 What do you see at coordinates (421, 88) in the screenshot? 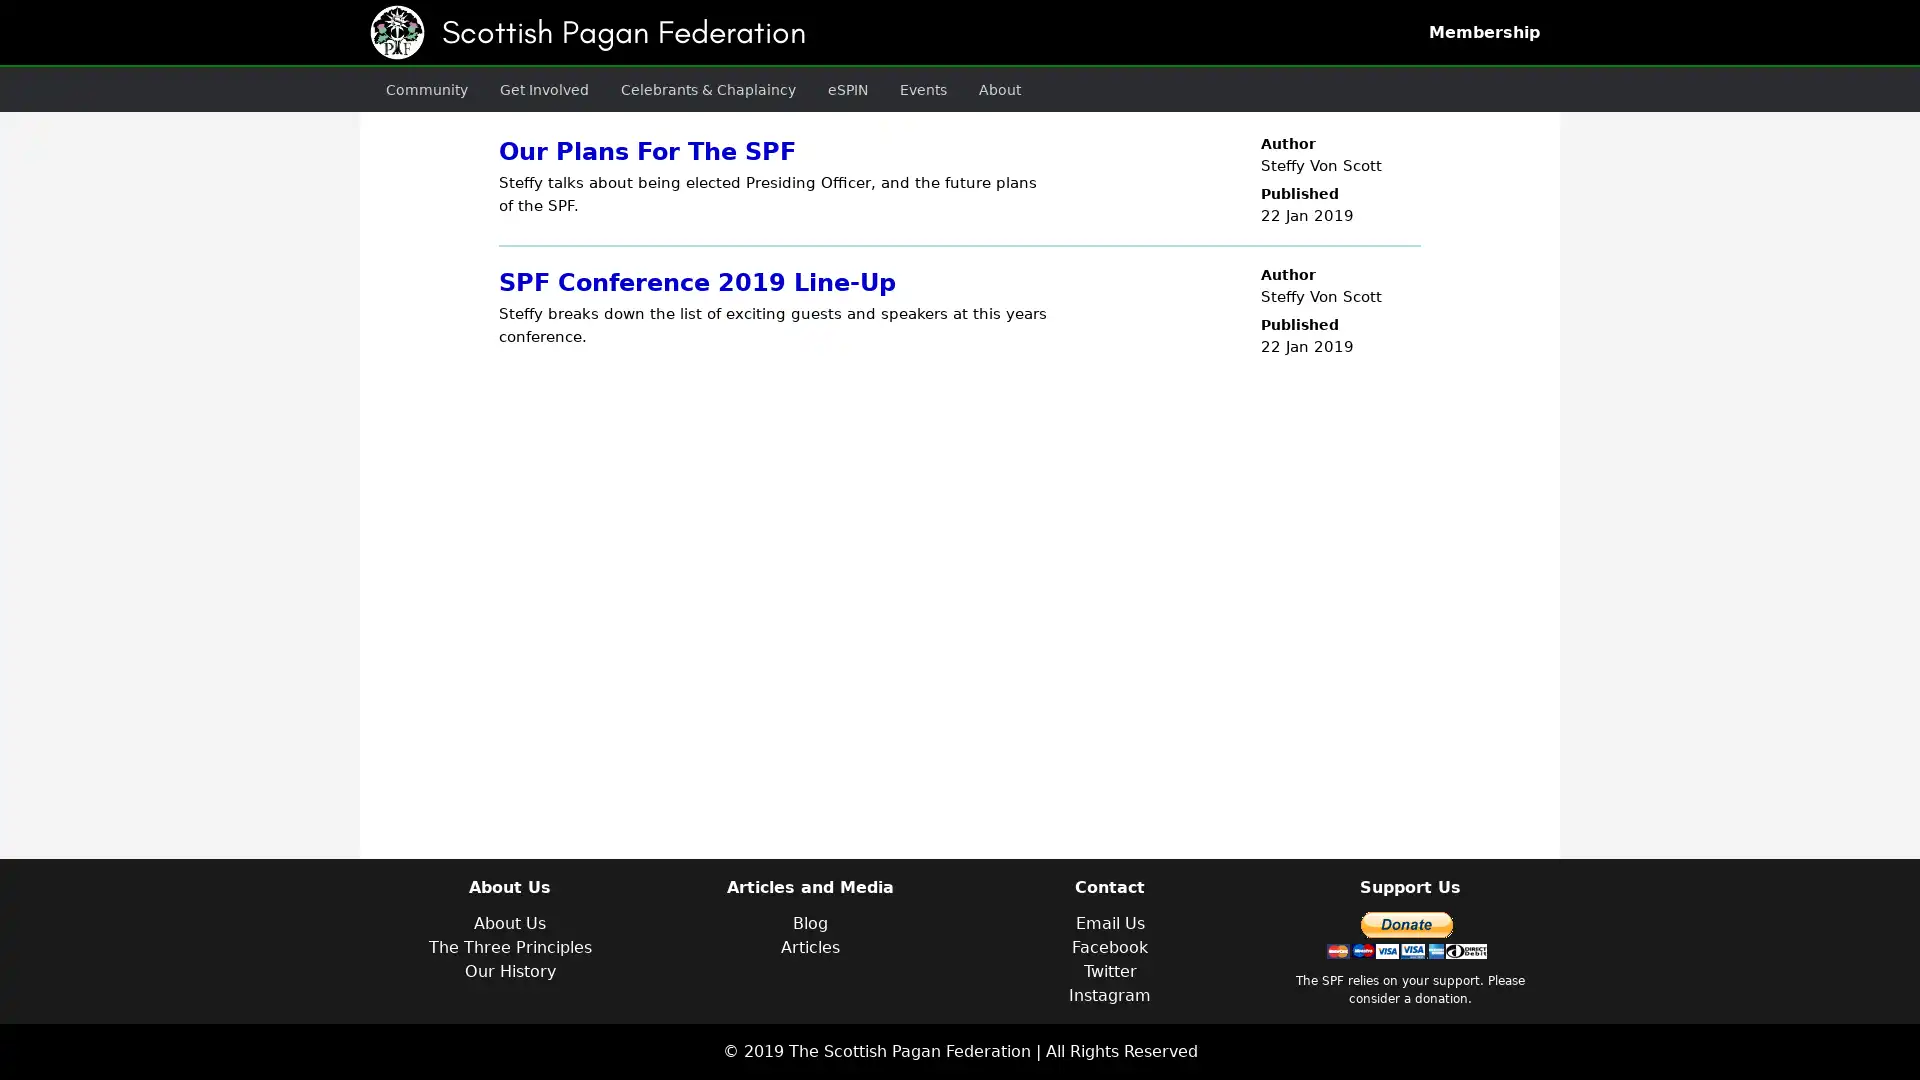
I see `Community` at bounding box center [421, 88].